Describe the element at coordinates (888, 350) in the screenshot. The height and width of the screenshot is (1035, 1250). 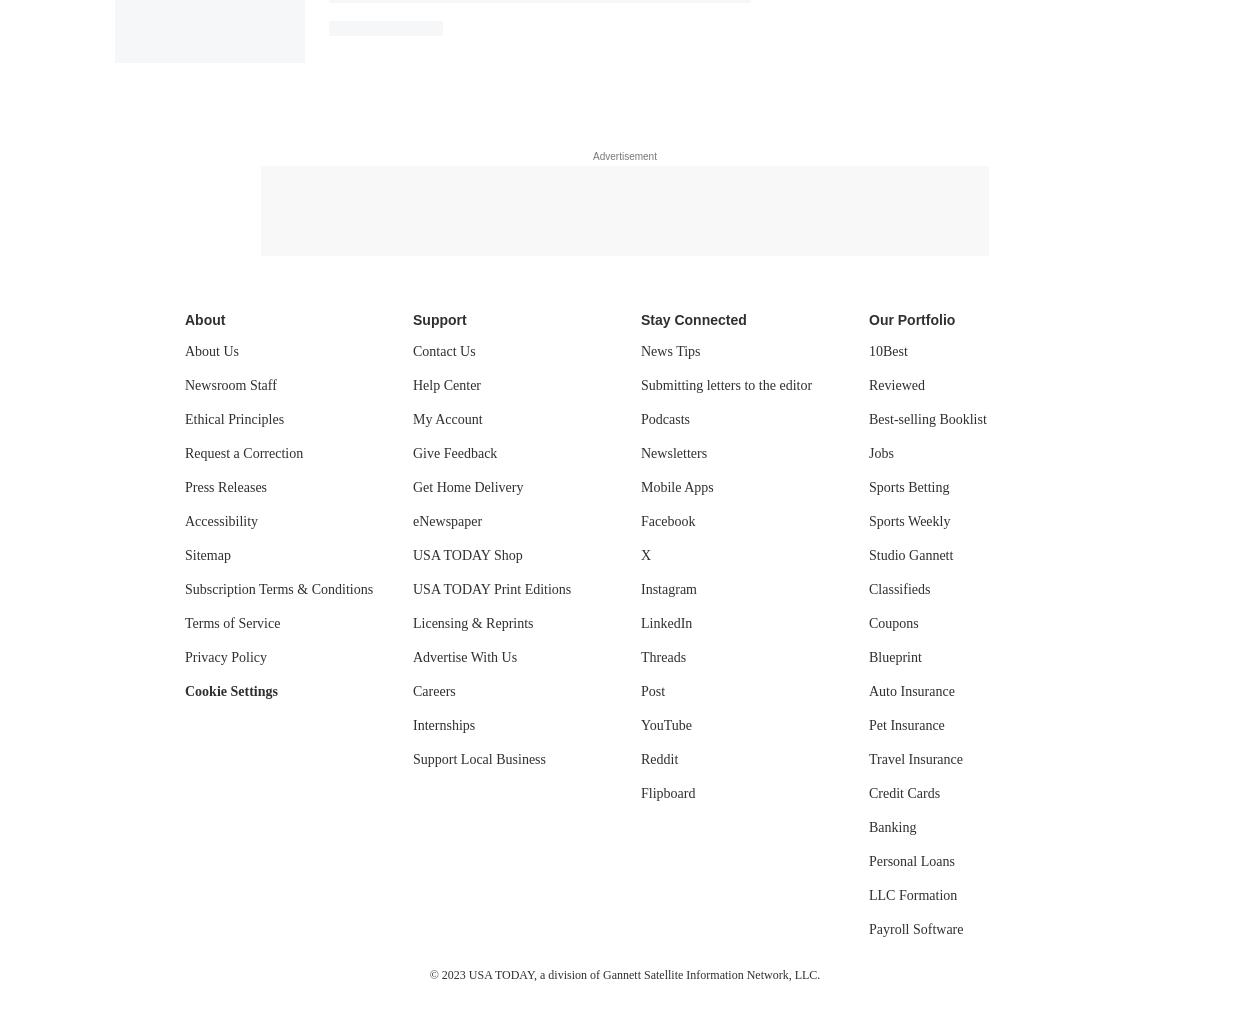
I see `'10Best'` at that location.